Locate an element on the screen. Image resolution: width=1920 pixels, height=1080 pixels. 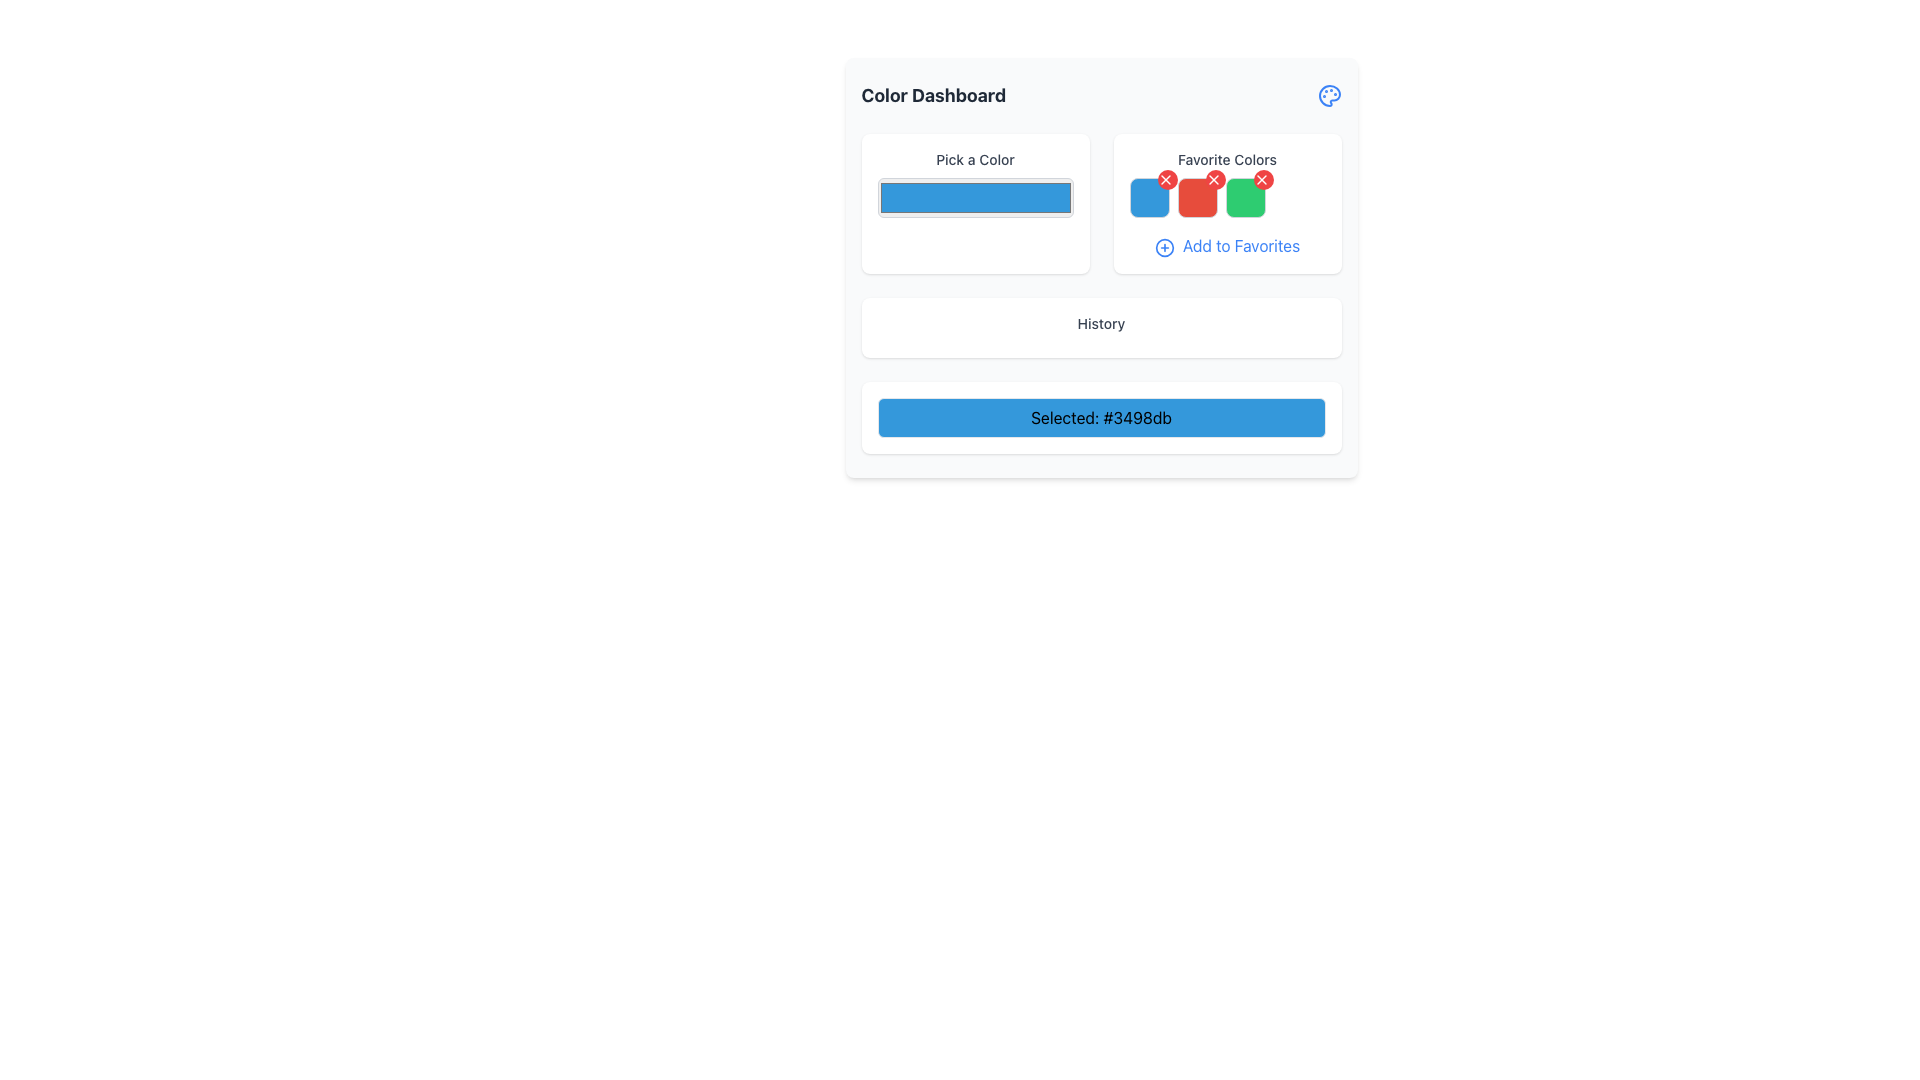
the blue informational display box that shows the text 'Selected: #3498db', which is located below the 'History' box in the 'Color Dashboard' is located at coordinates (1100, 416).